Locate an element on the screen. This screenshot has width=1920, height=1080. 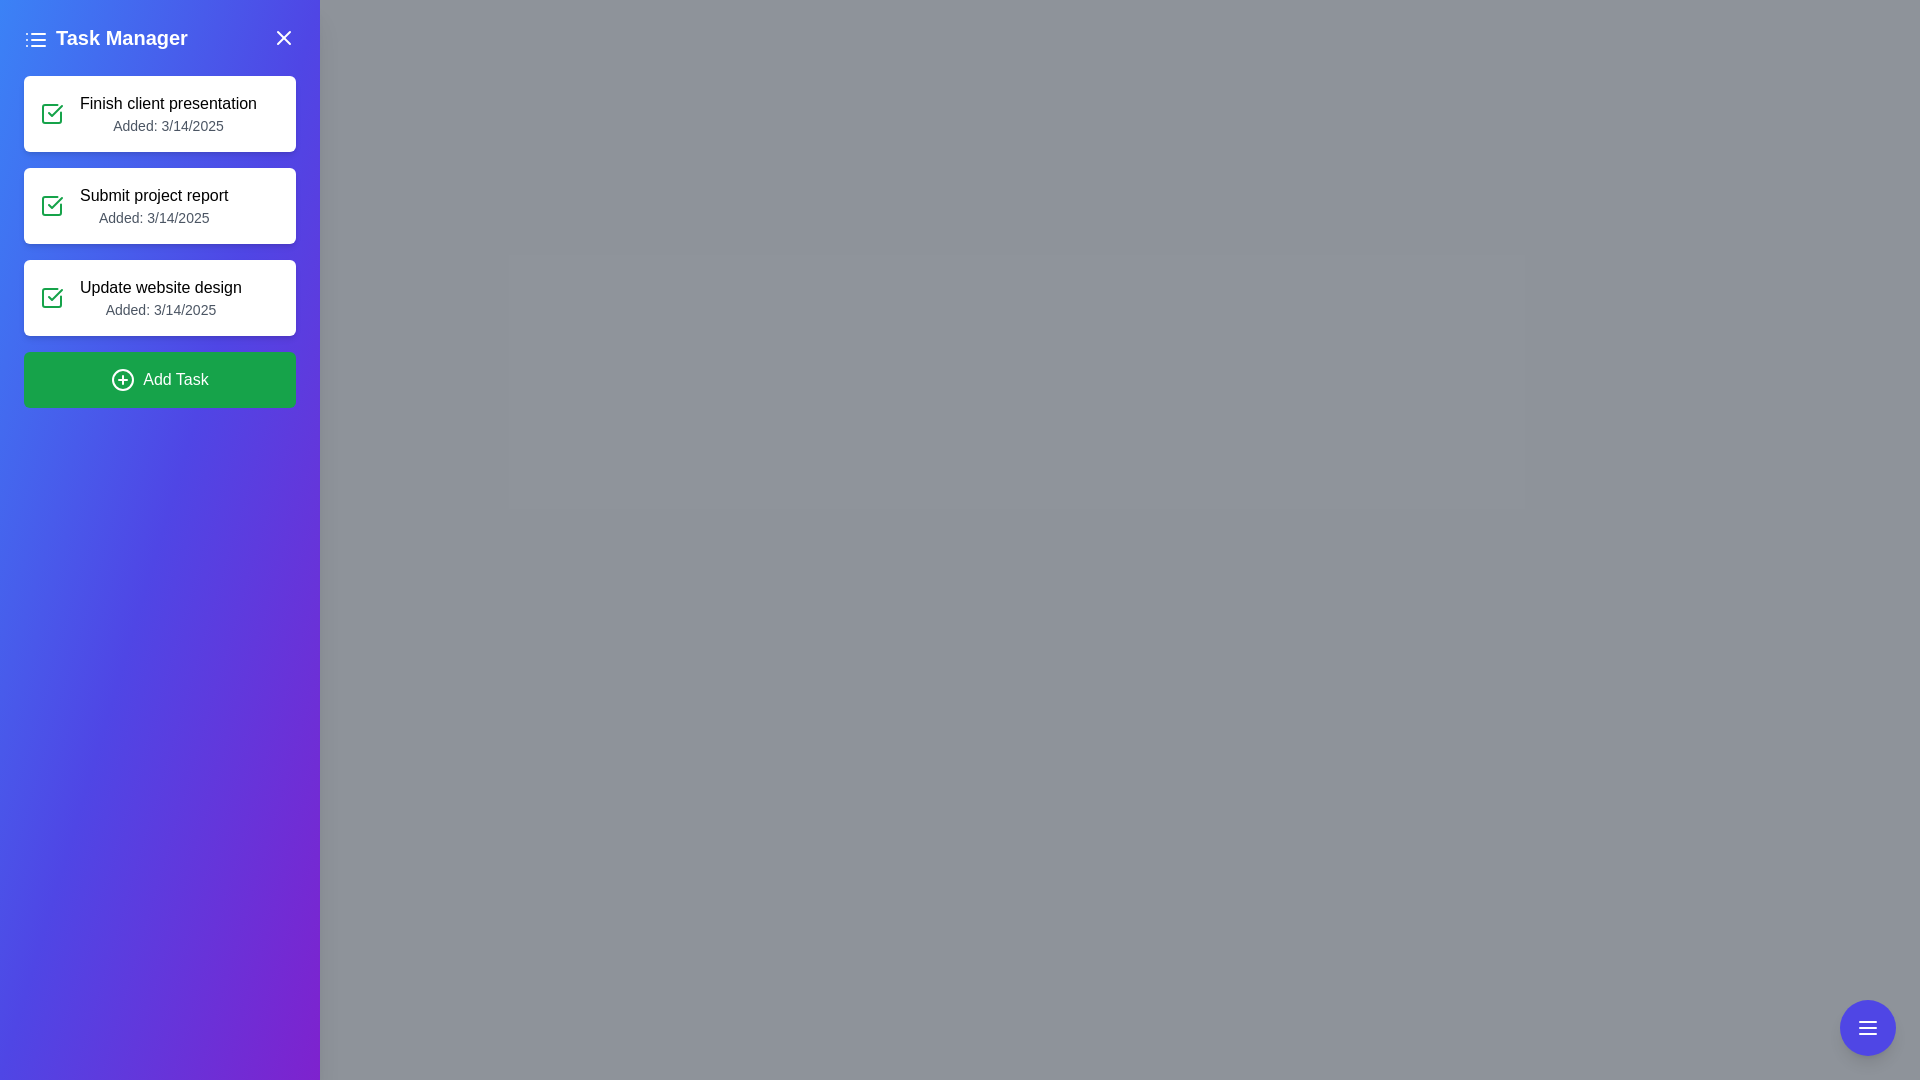
the Text label in the task card located on the left side of the task manager interface, positioned above the date label 'Added: 3/14/2025' is located at coordinates (168, 104).